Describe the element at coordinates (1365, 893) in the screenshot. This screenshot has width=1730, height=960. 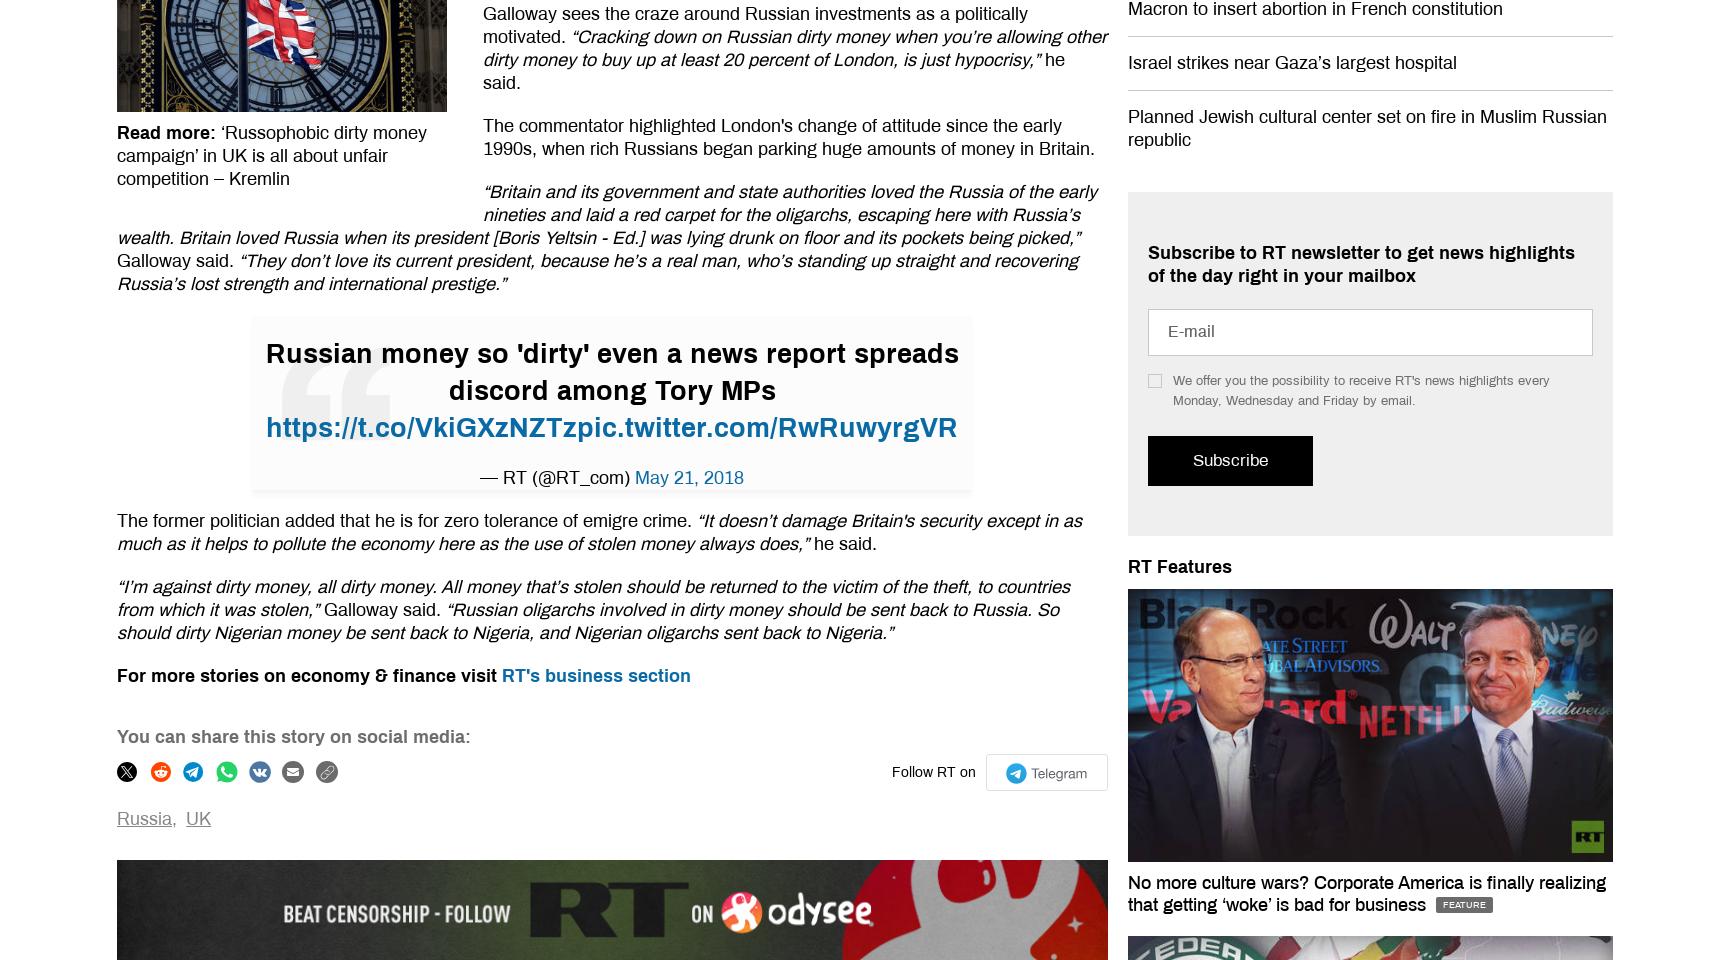
I see `'No more culture wars? Corporate America is finally realizing that getting ‘woke’ is bad for business'` at that location.